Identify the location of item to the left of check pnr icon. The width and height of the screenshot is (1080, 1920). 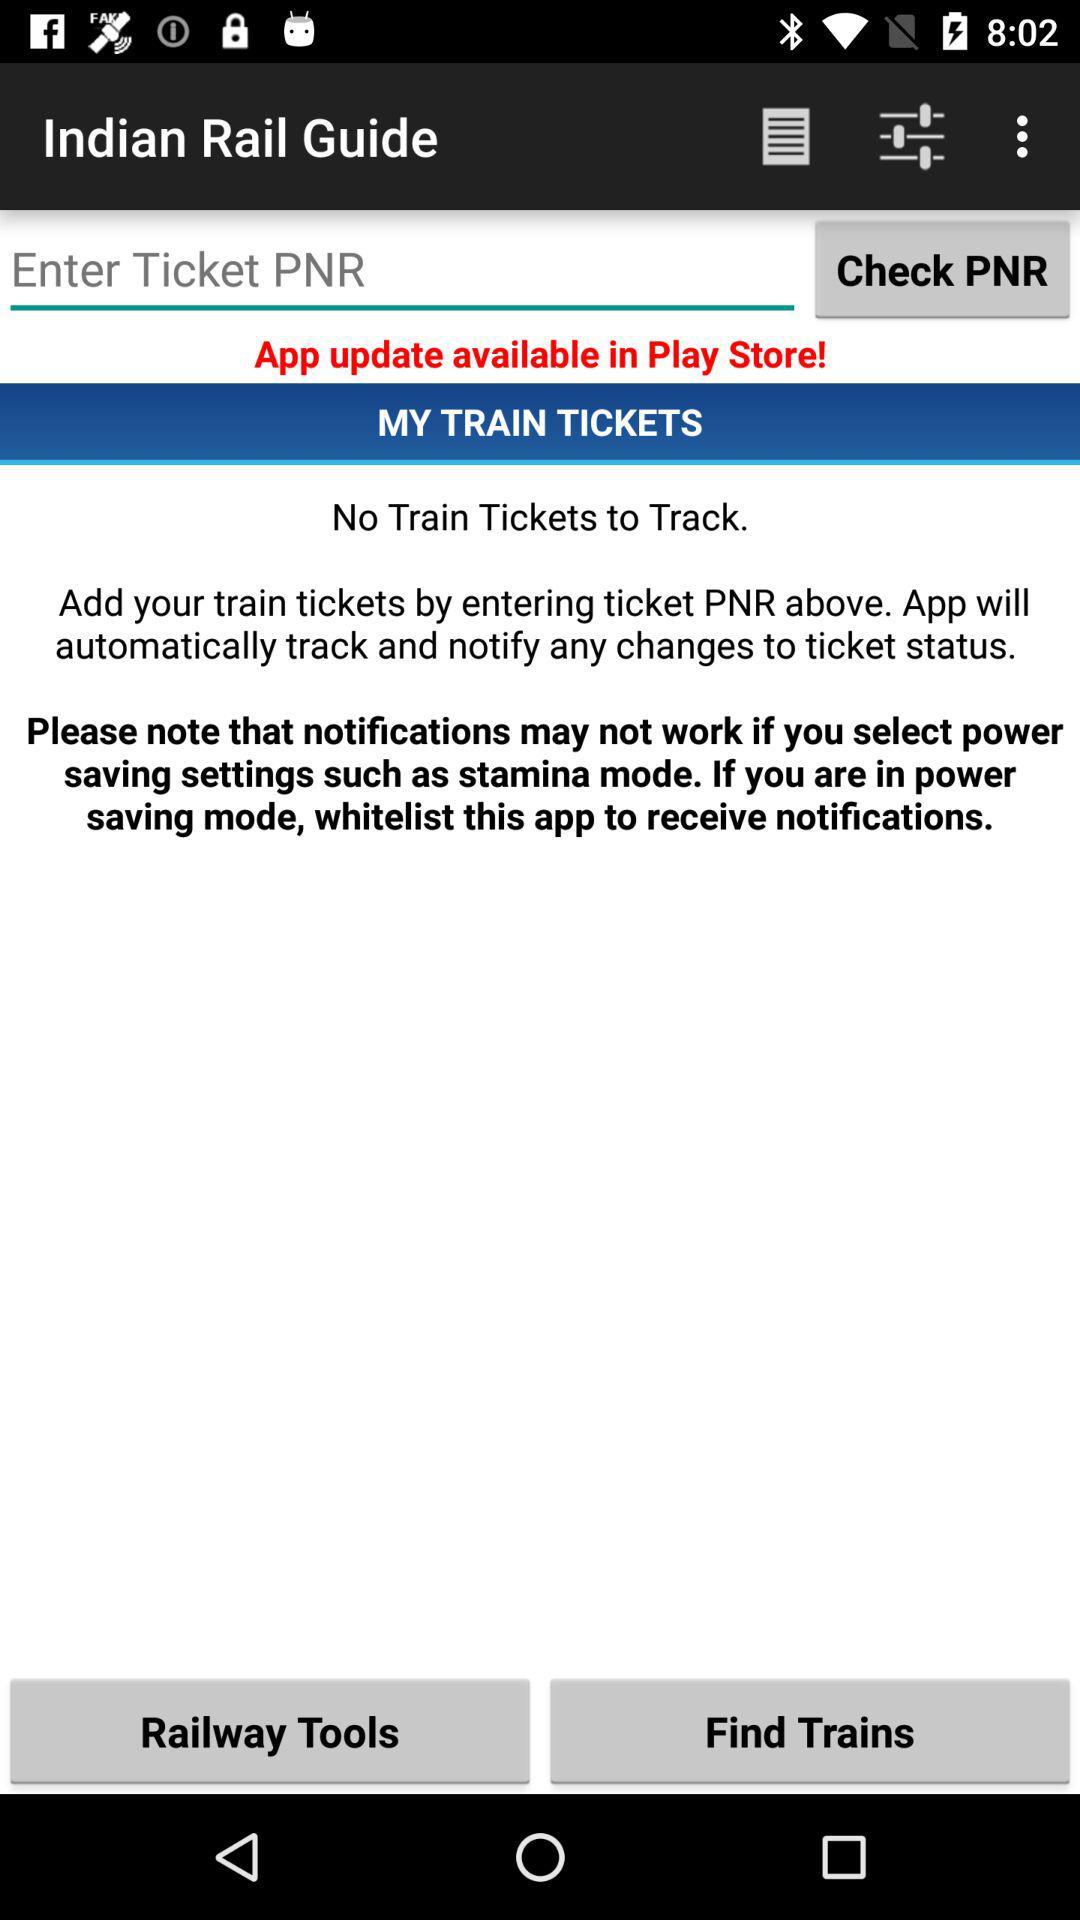
(402, 268).